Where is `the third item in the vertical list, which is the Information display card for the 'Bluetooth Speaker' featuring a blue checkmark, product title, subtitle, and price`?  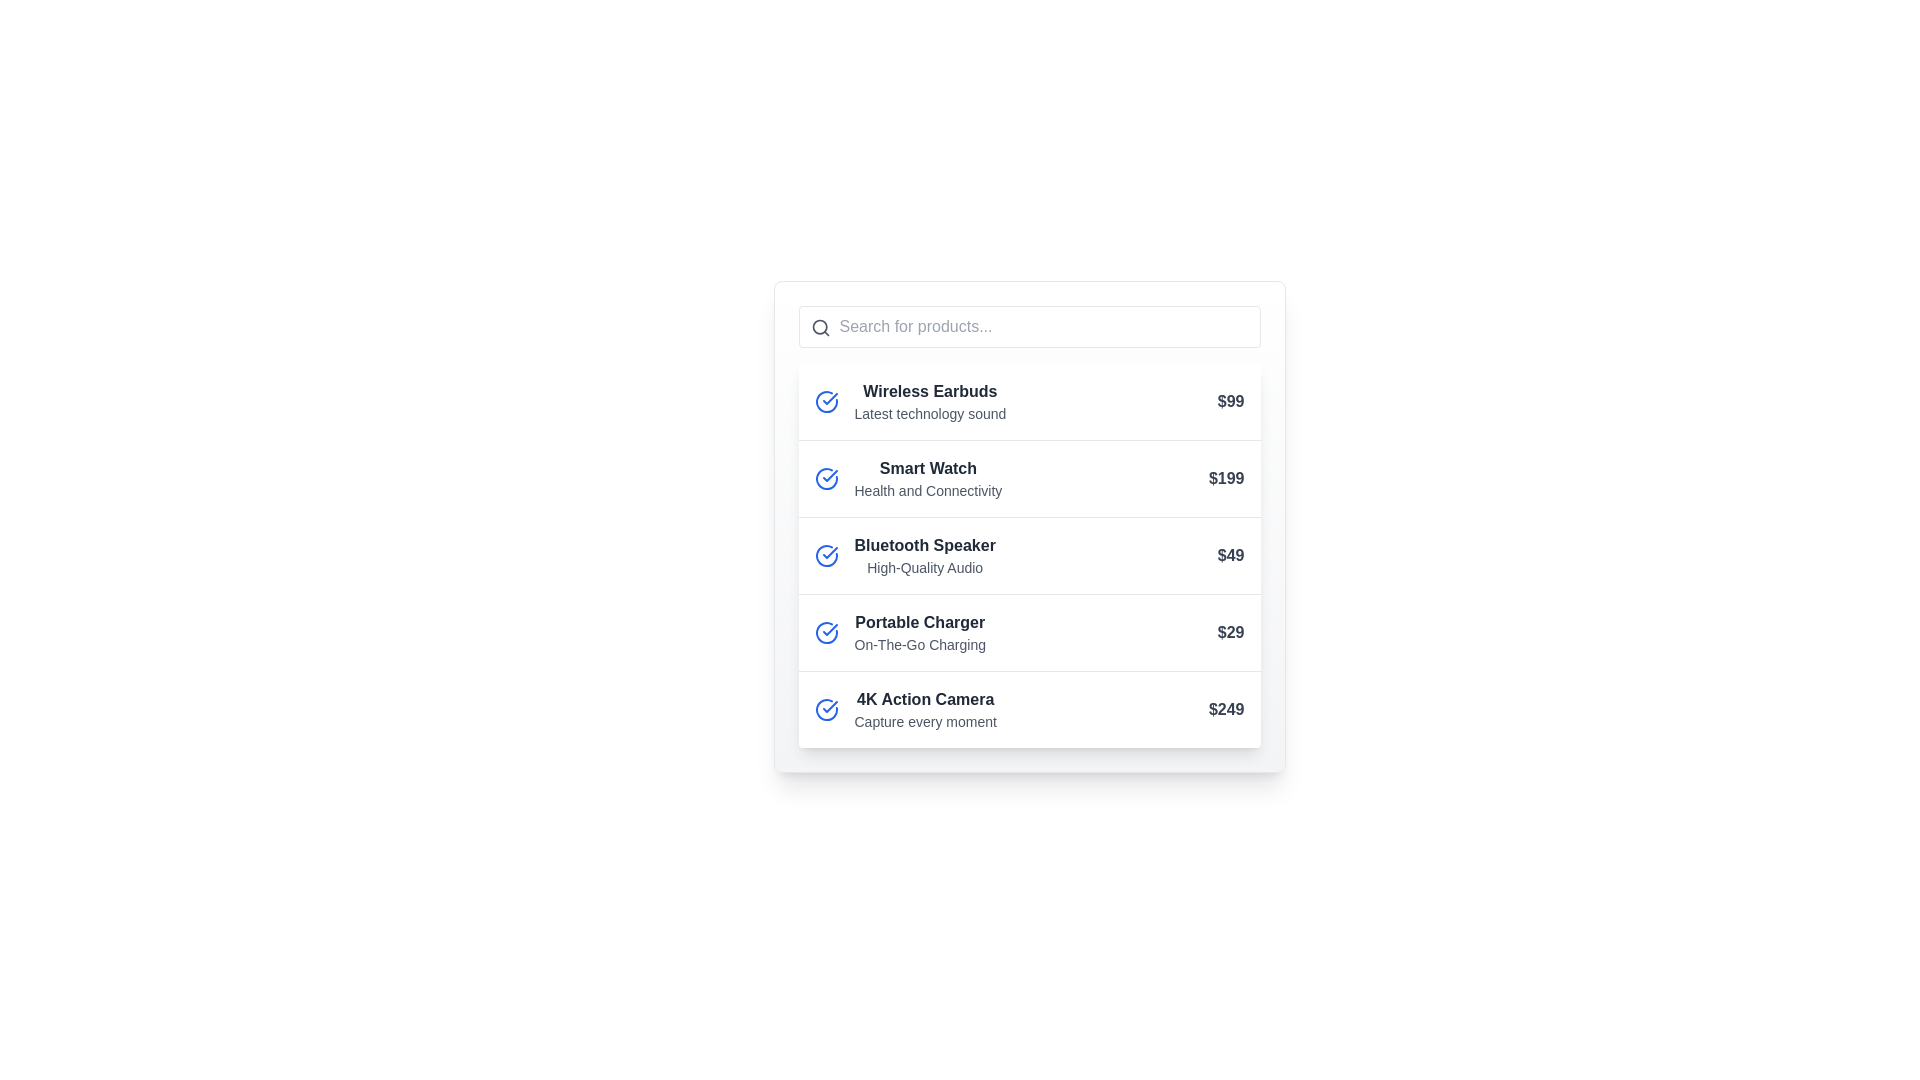
the third item in the vertical list, which is the Information display card for the 'Bluetooth Speaker' featuring a blue checkmark, product title, subtitle, and price is located at coordinates (1029, 555).